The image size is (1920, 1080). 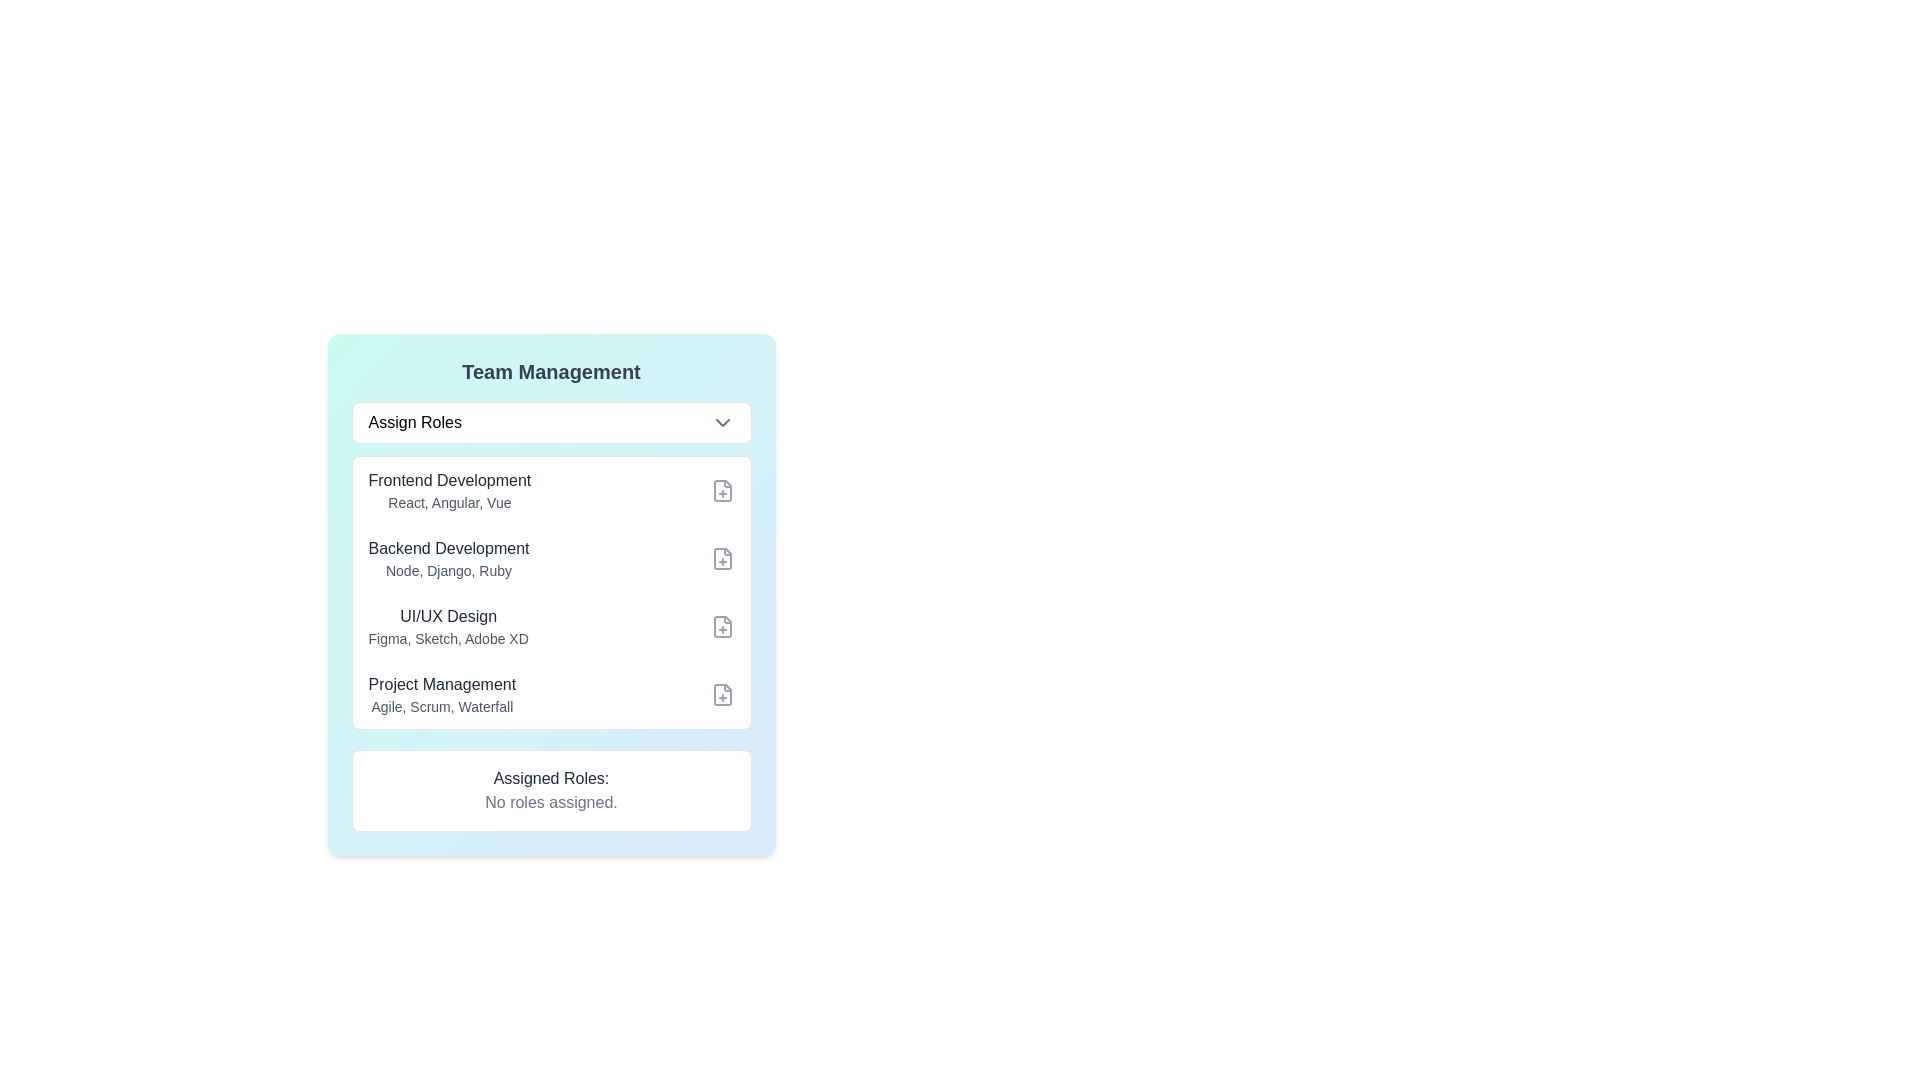 I want to click on the action button located on the far right of the 'Project Management' item in the list, which interacts with the project management options, so click(x=721, y=693).